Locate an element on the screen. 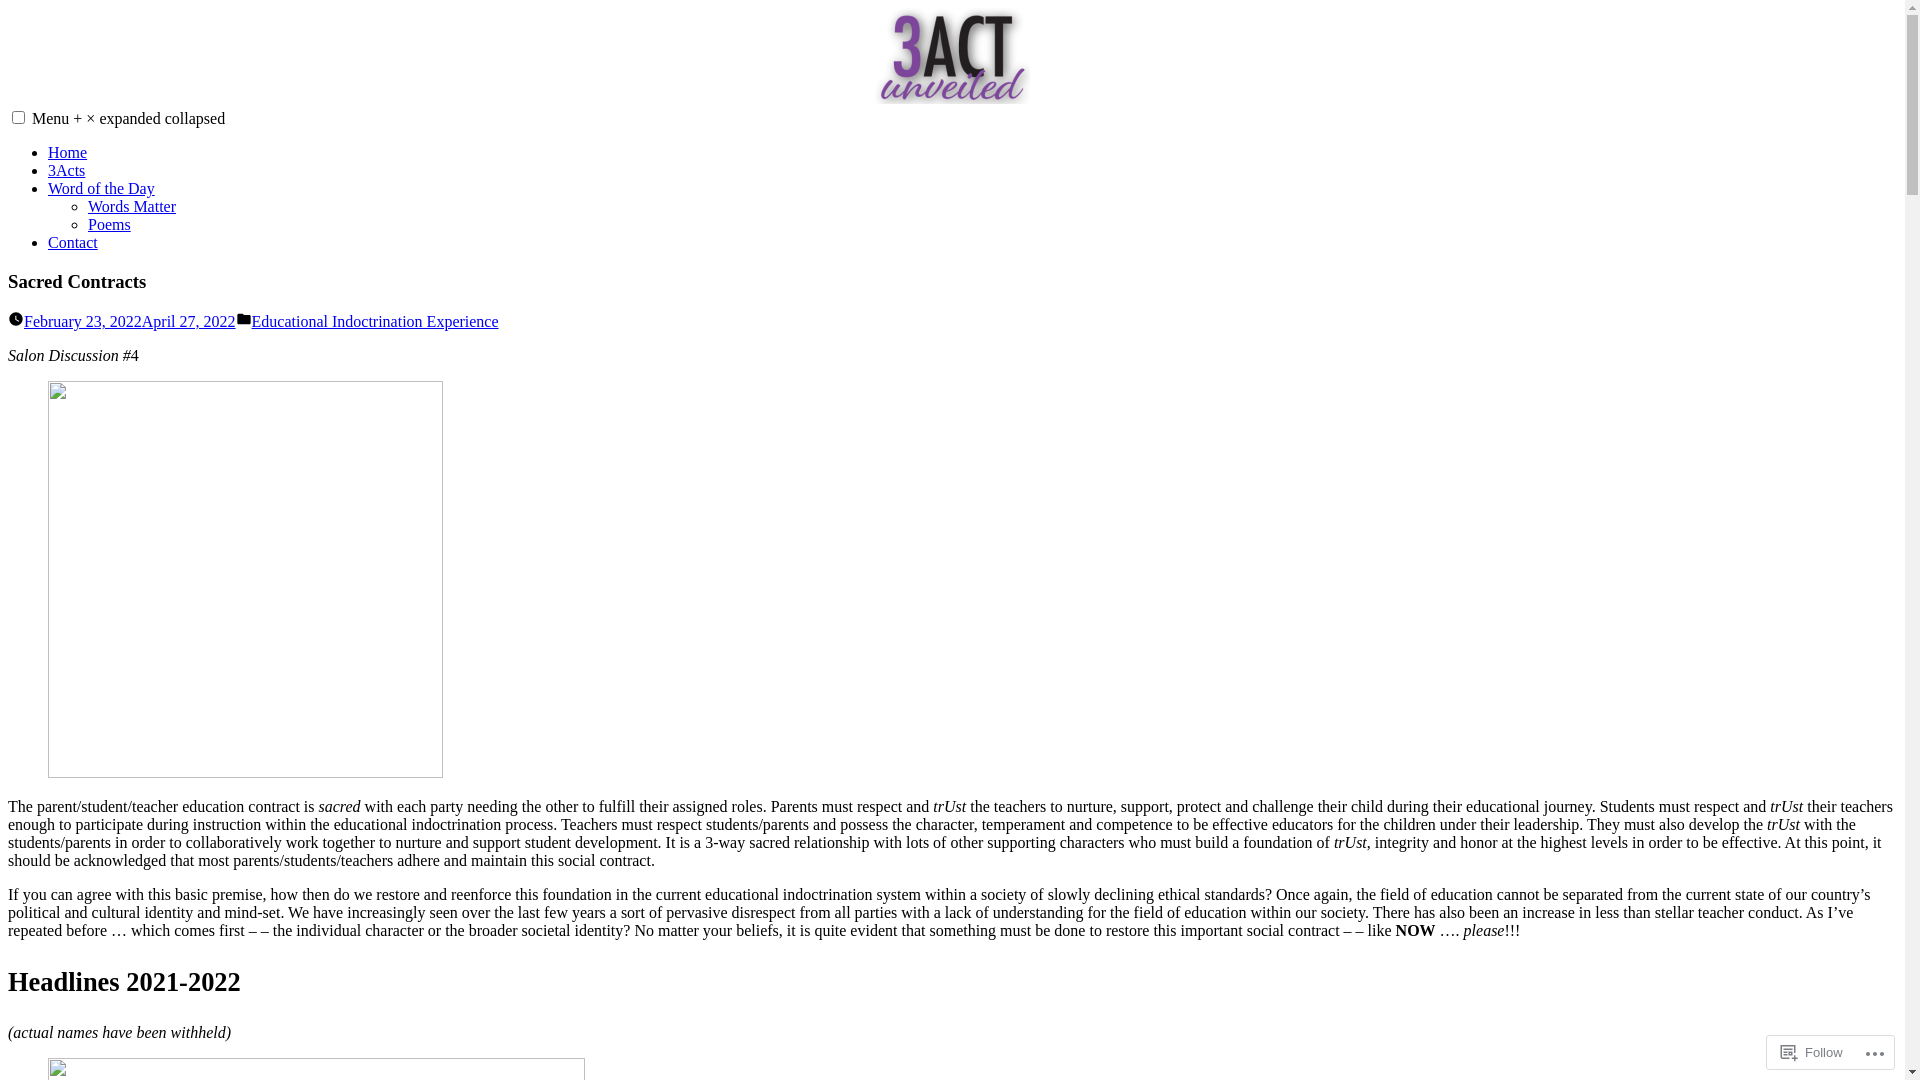 This screenshot has width=1920, height=1080. 'Educational Indoctrination Experience' is located at coordinates (251, 320).